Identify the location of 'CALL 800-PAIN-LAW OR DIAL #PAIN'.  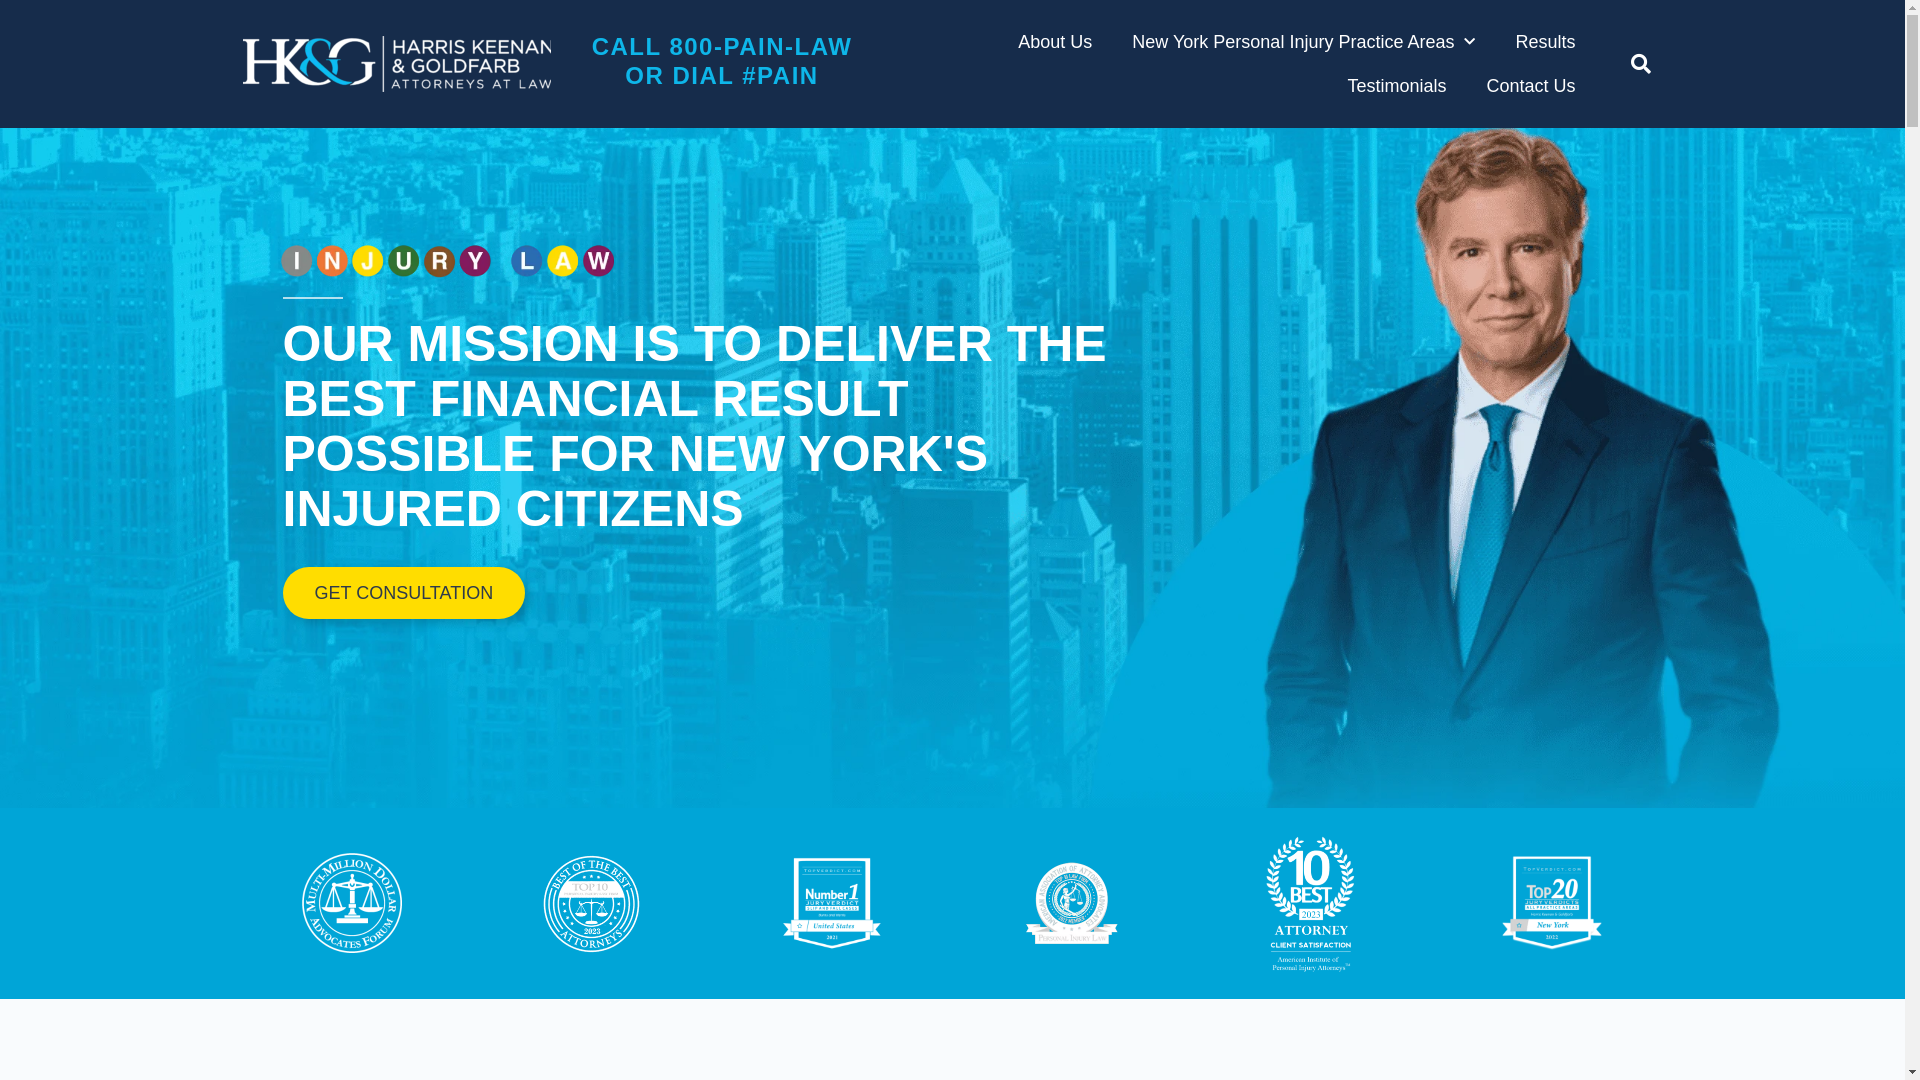
(721, 60).